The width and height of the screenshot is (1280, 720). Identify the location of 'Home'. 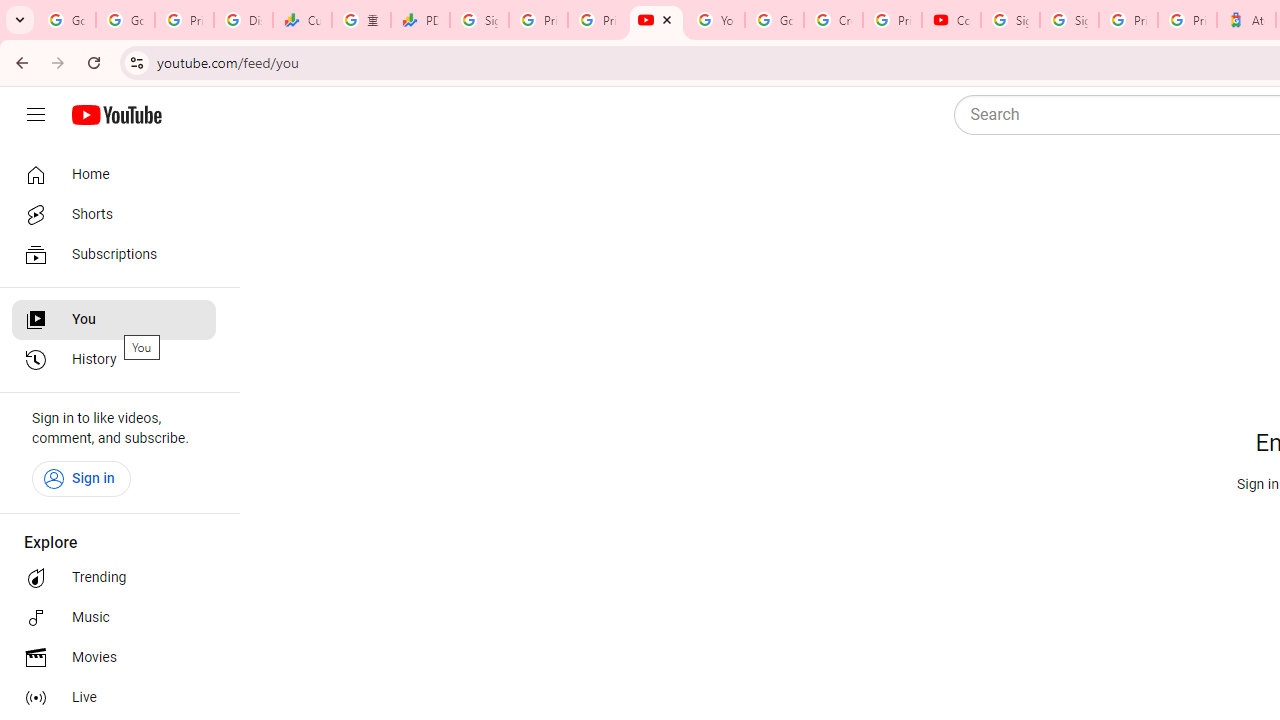
(112, 173).